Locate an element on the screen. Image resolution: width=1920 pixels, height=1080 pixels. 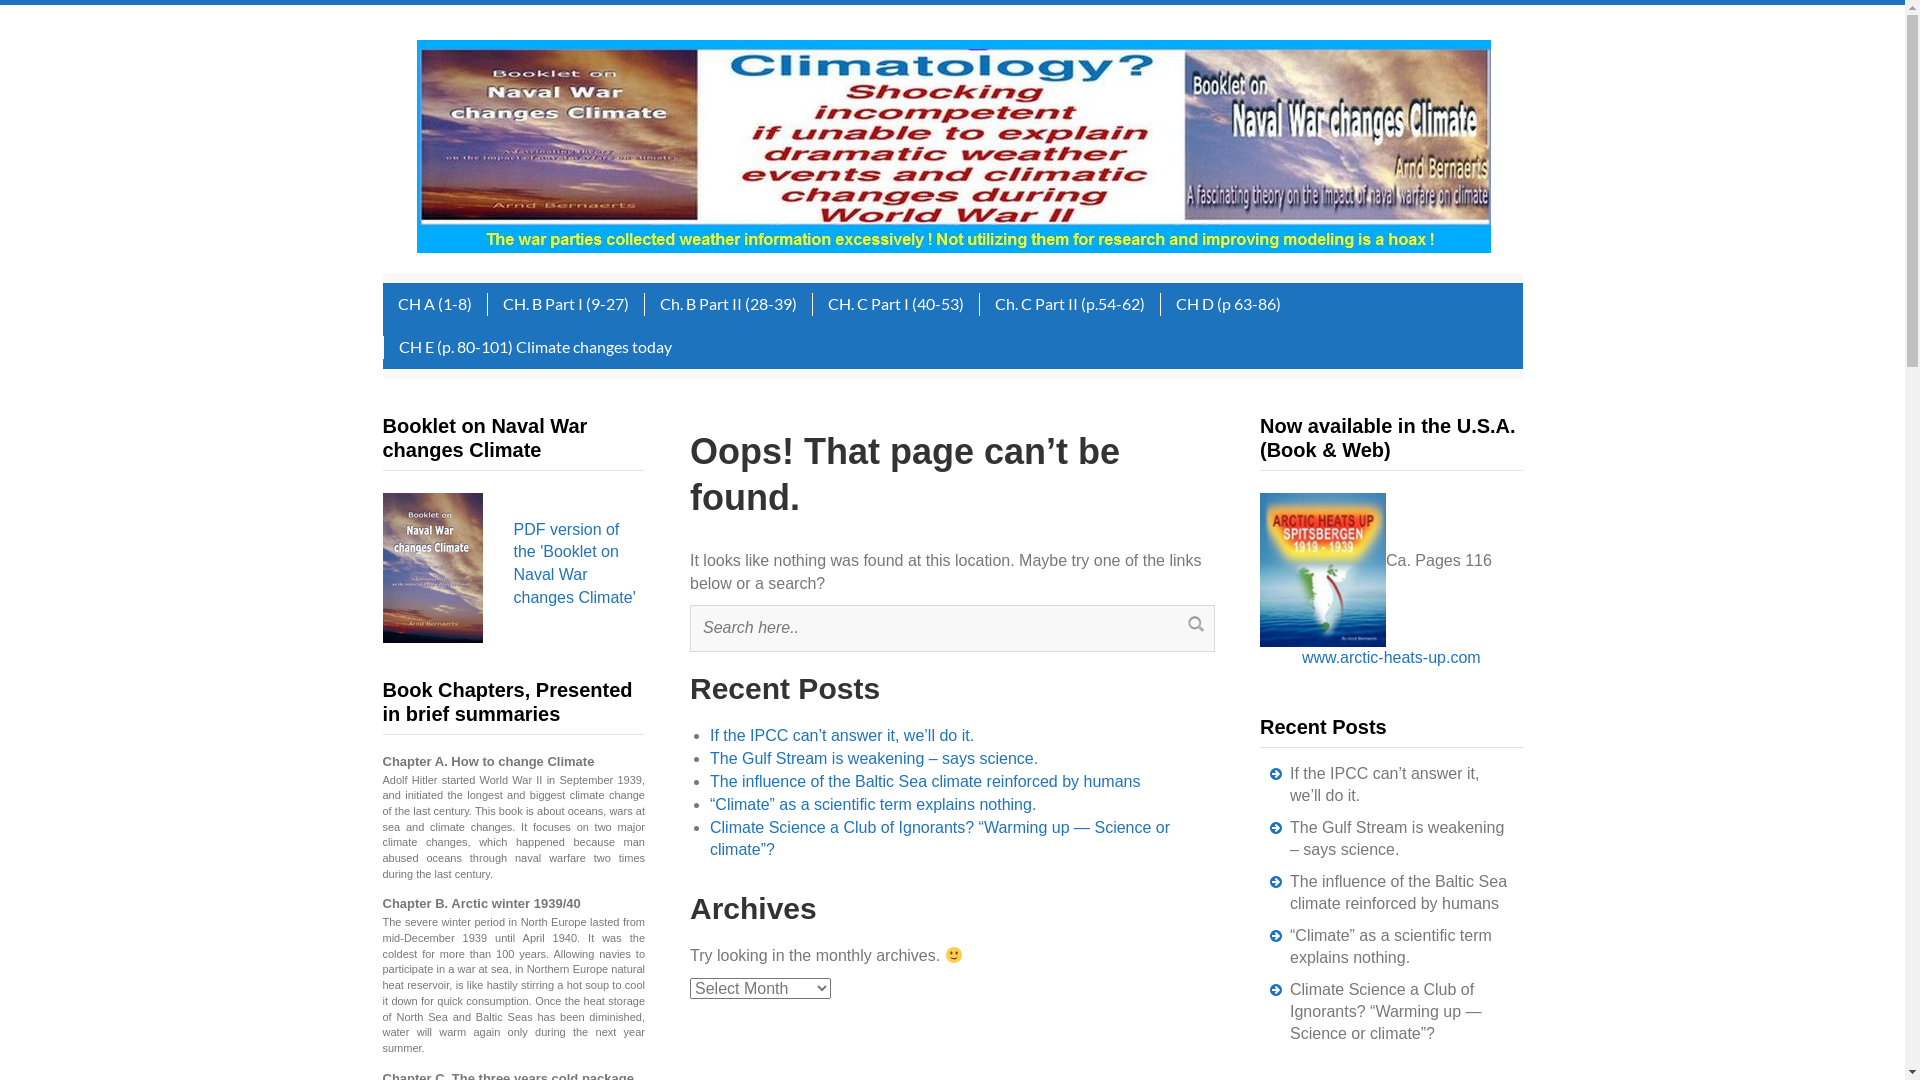
'CH. B Part I (9-27)' is located at coordinates (563, 304).